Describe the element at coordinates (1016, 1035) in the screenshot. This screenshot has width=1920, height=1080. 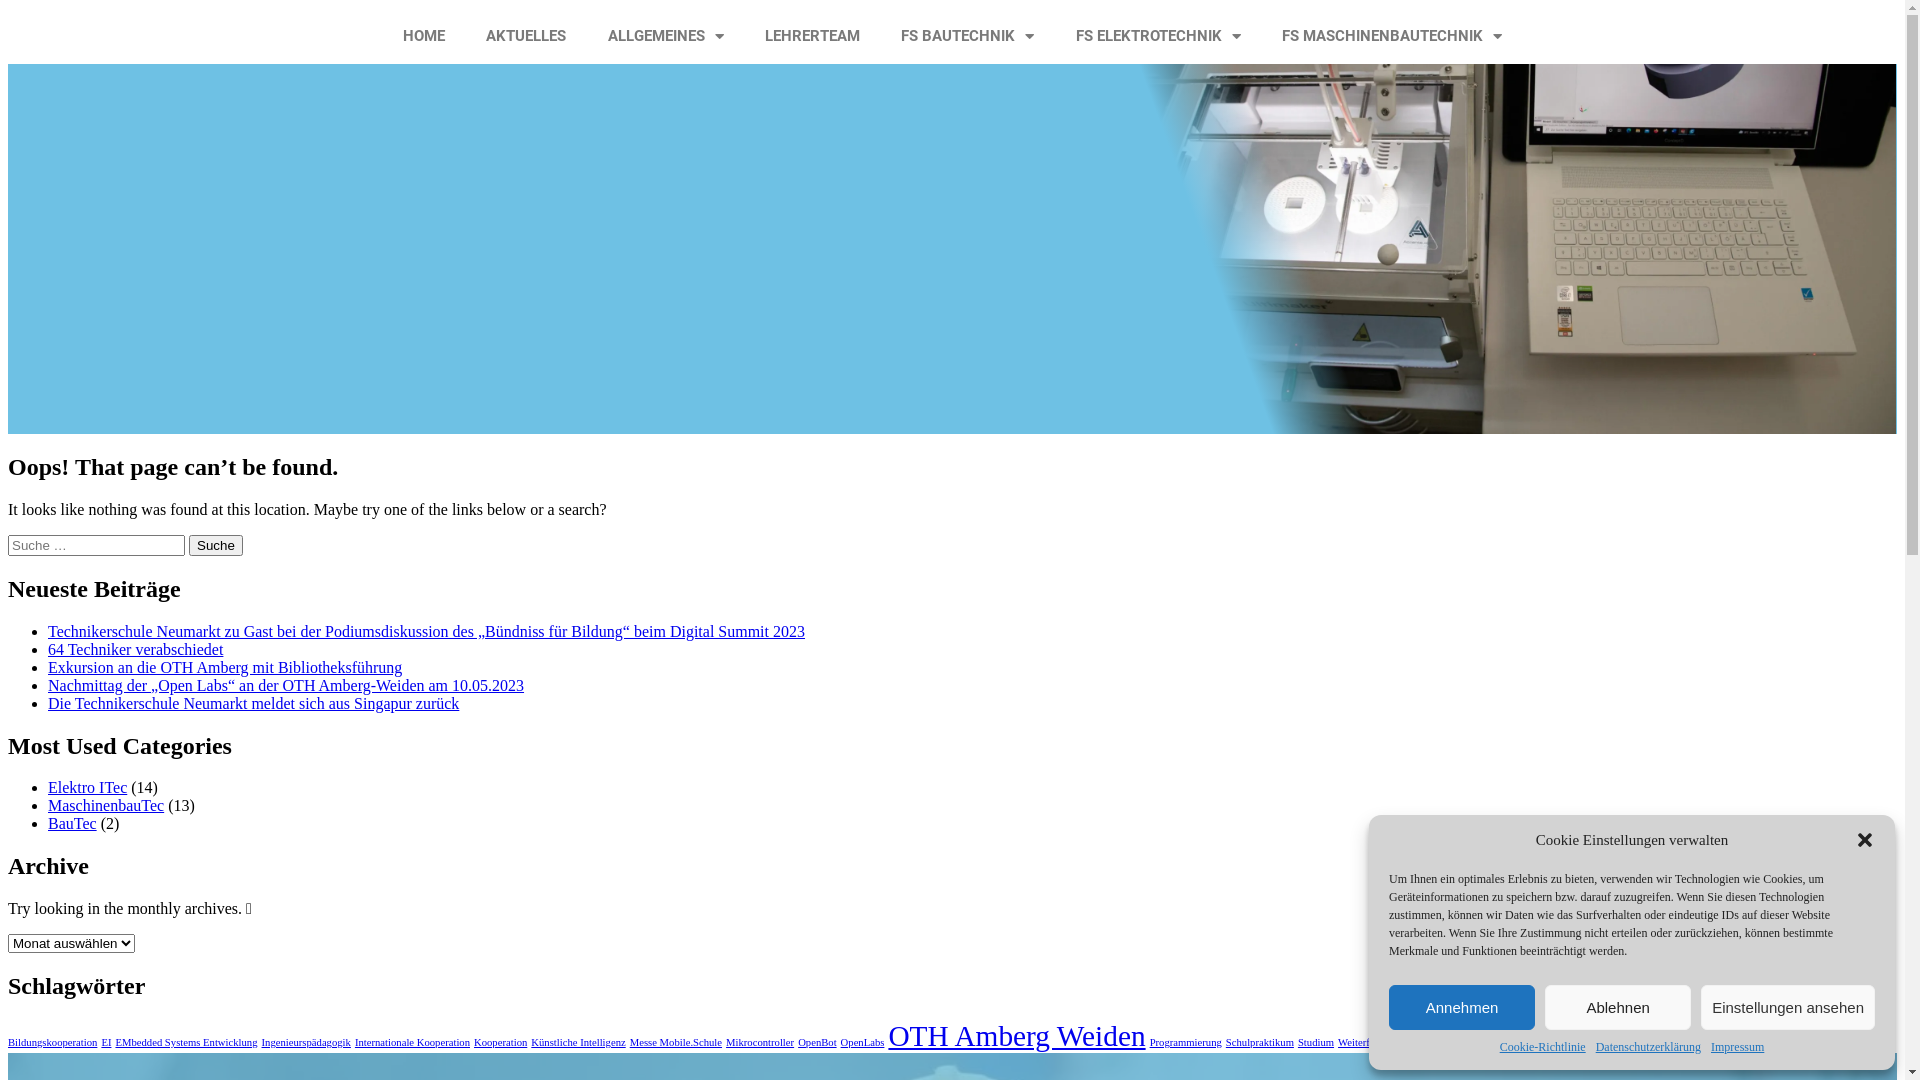
I see `'OTH Amberg Weiden'` at that location.